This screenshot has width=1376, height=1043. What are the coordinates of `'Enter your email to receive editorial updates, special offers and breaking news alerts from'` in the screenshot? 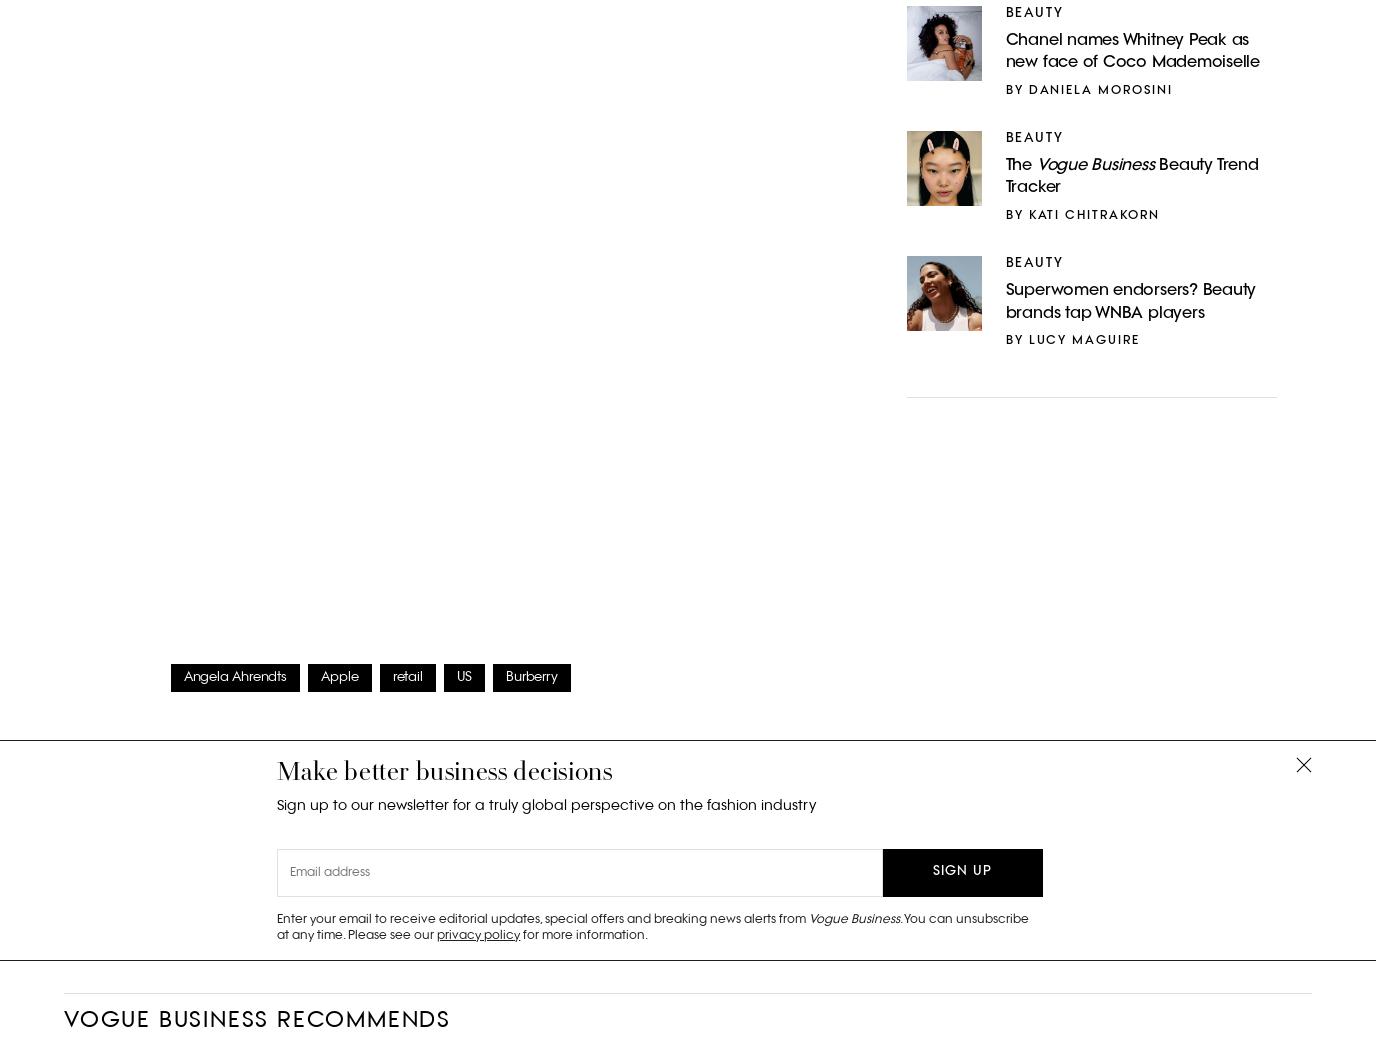 It's located at (542, 917).